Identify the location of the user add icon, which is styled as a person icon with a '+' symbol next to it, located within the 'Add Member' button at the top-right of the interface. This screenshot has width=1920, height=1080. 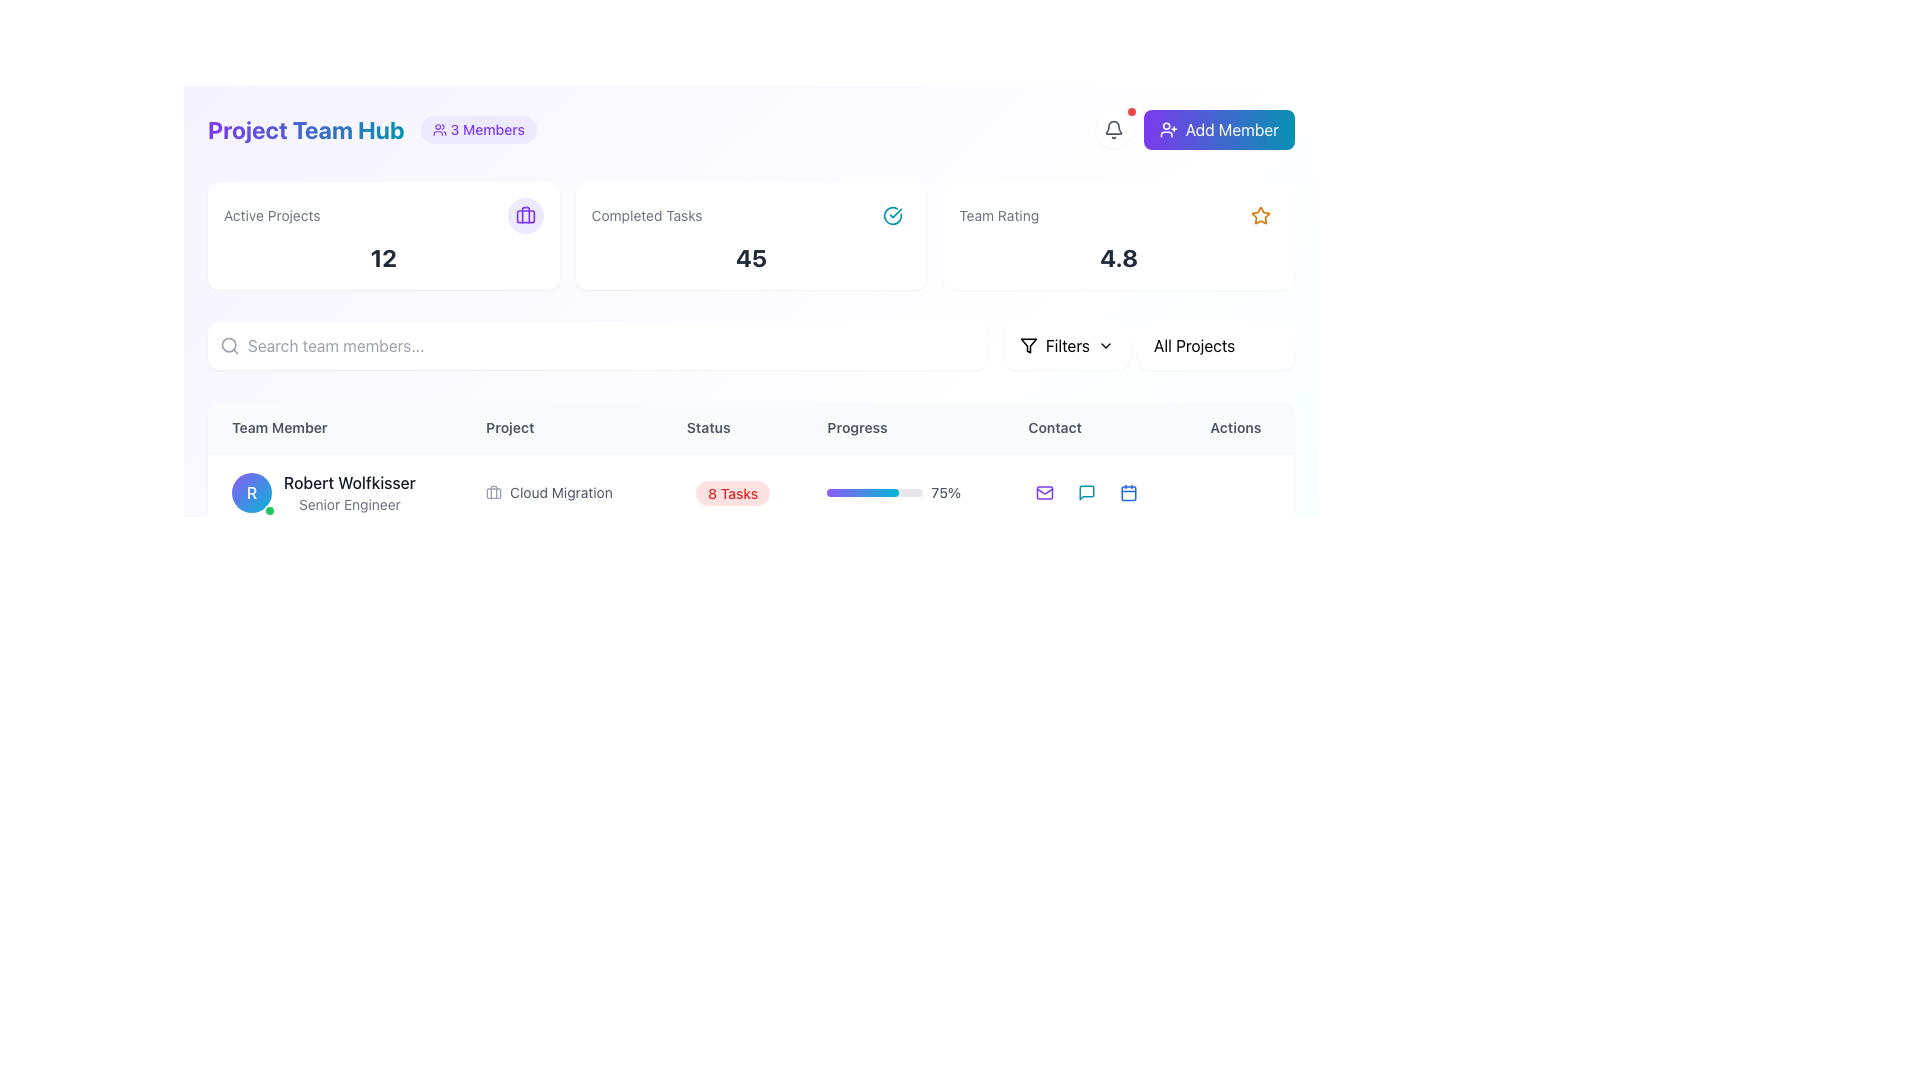
(1168, 130).